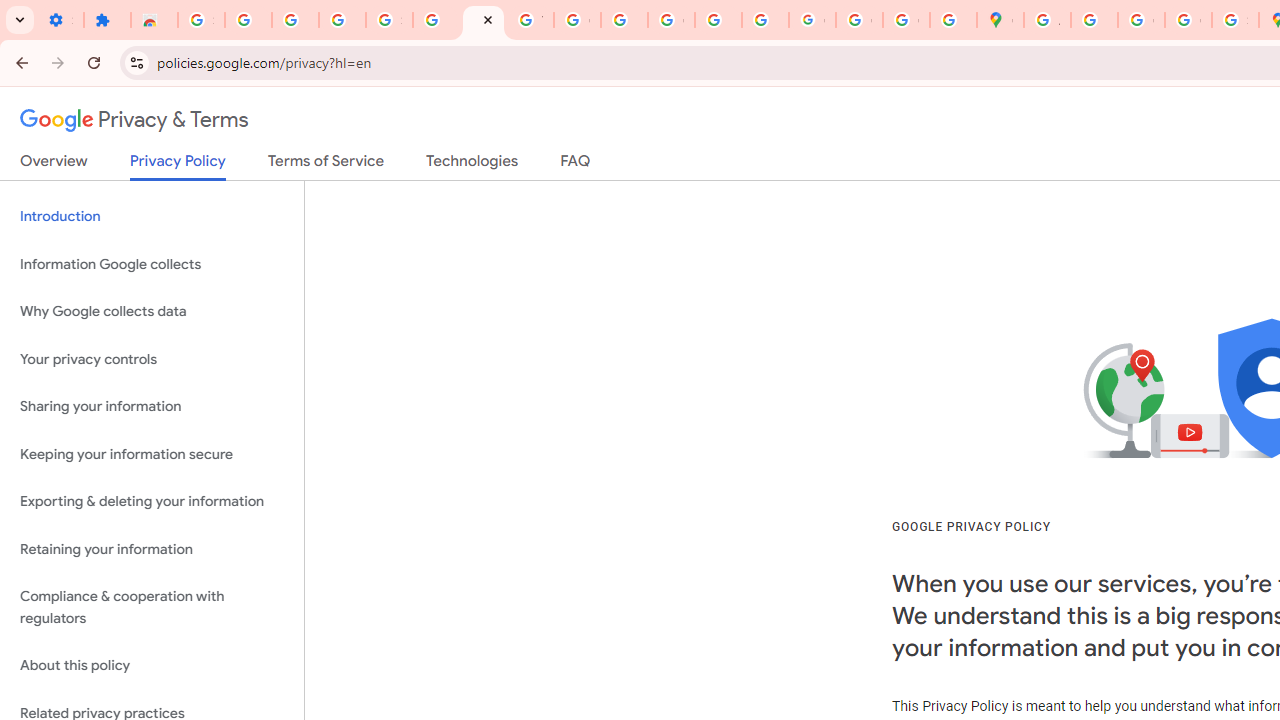  What do you see at coordinates (201, 20) in the screenshot?
I see `'Sign in - Google Accounts'` at bounding box center [201, 20].